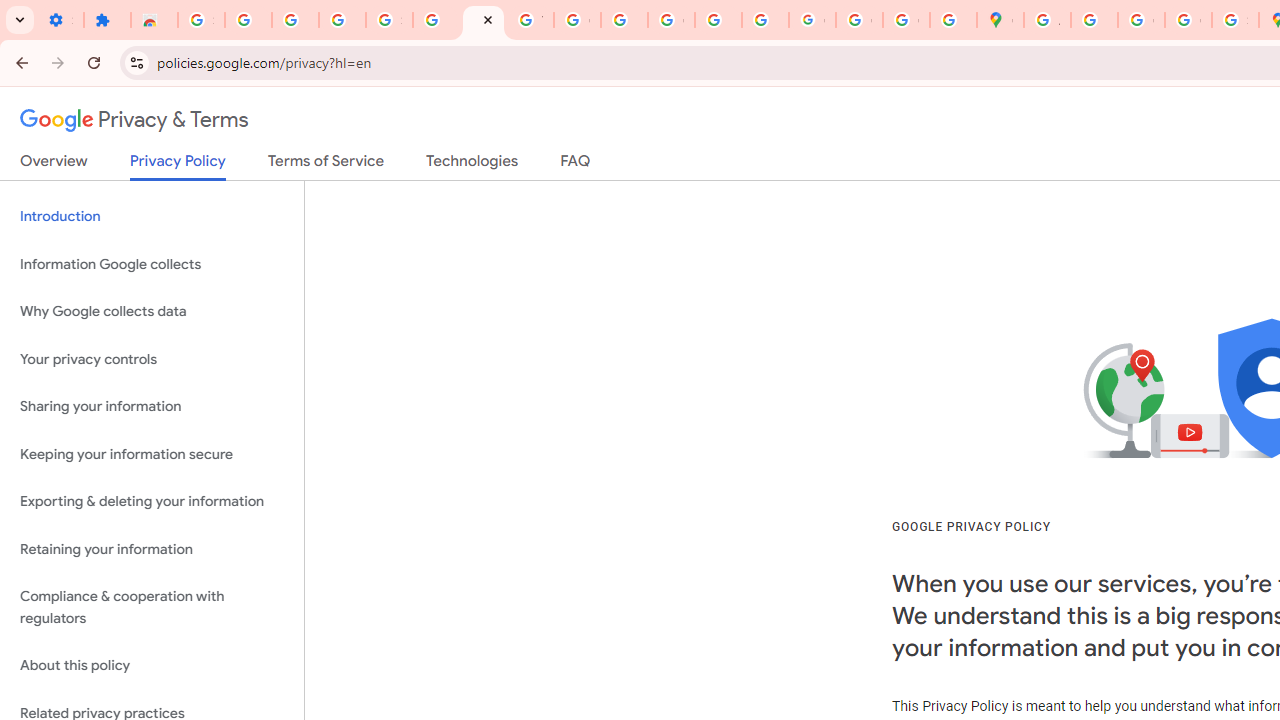  What do you see at coordinates (201, 20) in the screenshot?
I see `'Sign in - Google Accounts'` at bounding box center [201, 20].